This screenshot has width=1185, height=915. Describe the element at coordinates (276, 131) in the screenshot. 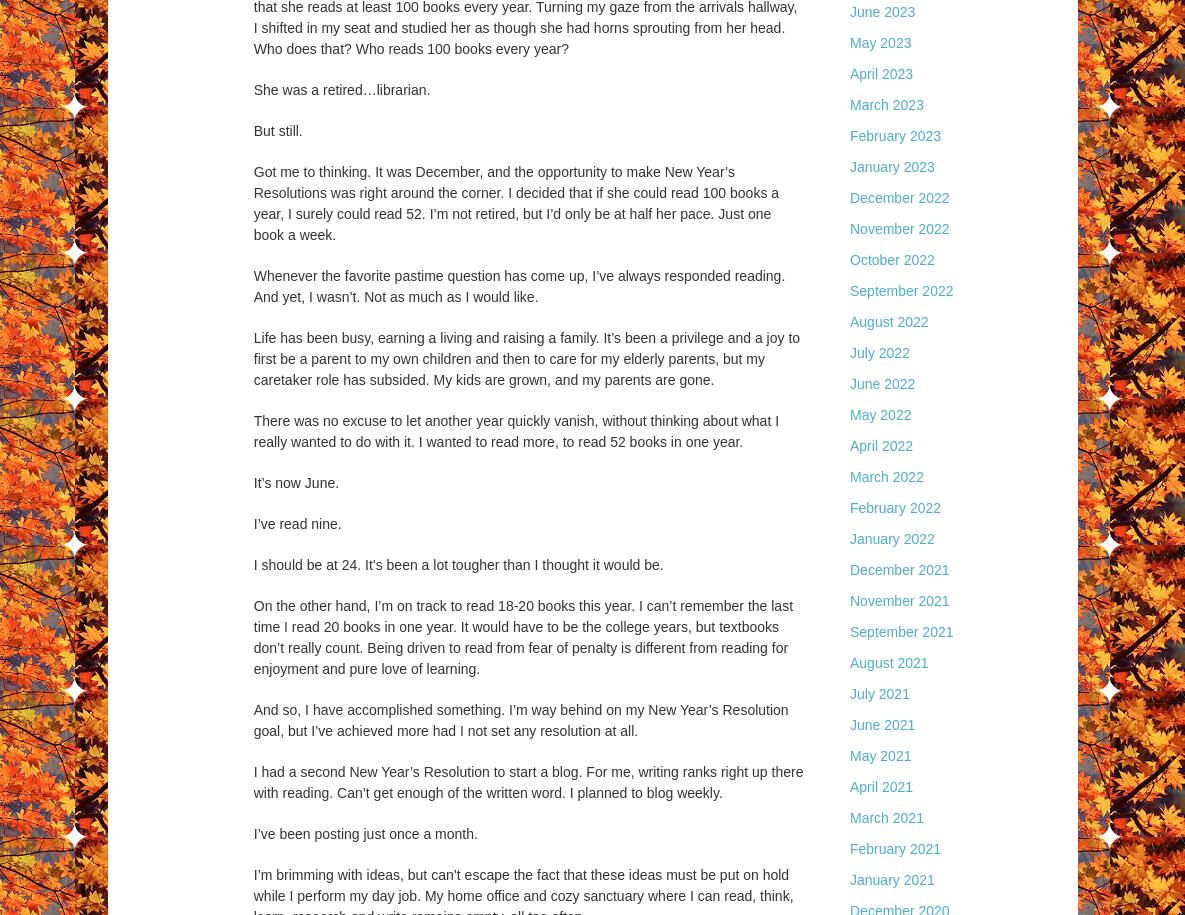

I see `'But still.'` at that location.